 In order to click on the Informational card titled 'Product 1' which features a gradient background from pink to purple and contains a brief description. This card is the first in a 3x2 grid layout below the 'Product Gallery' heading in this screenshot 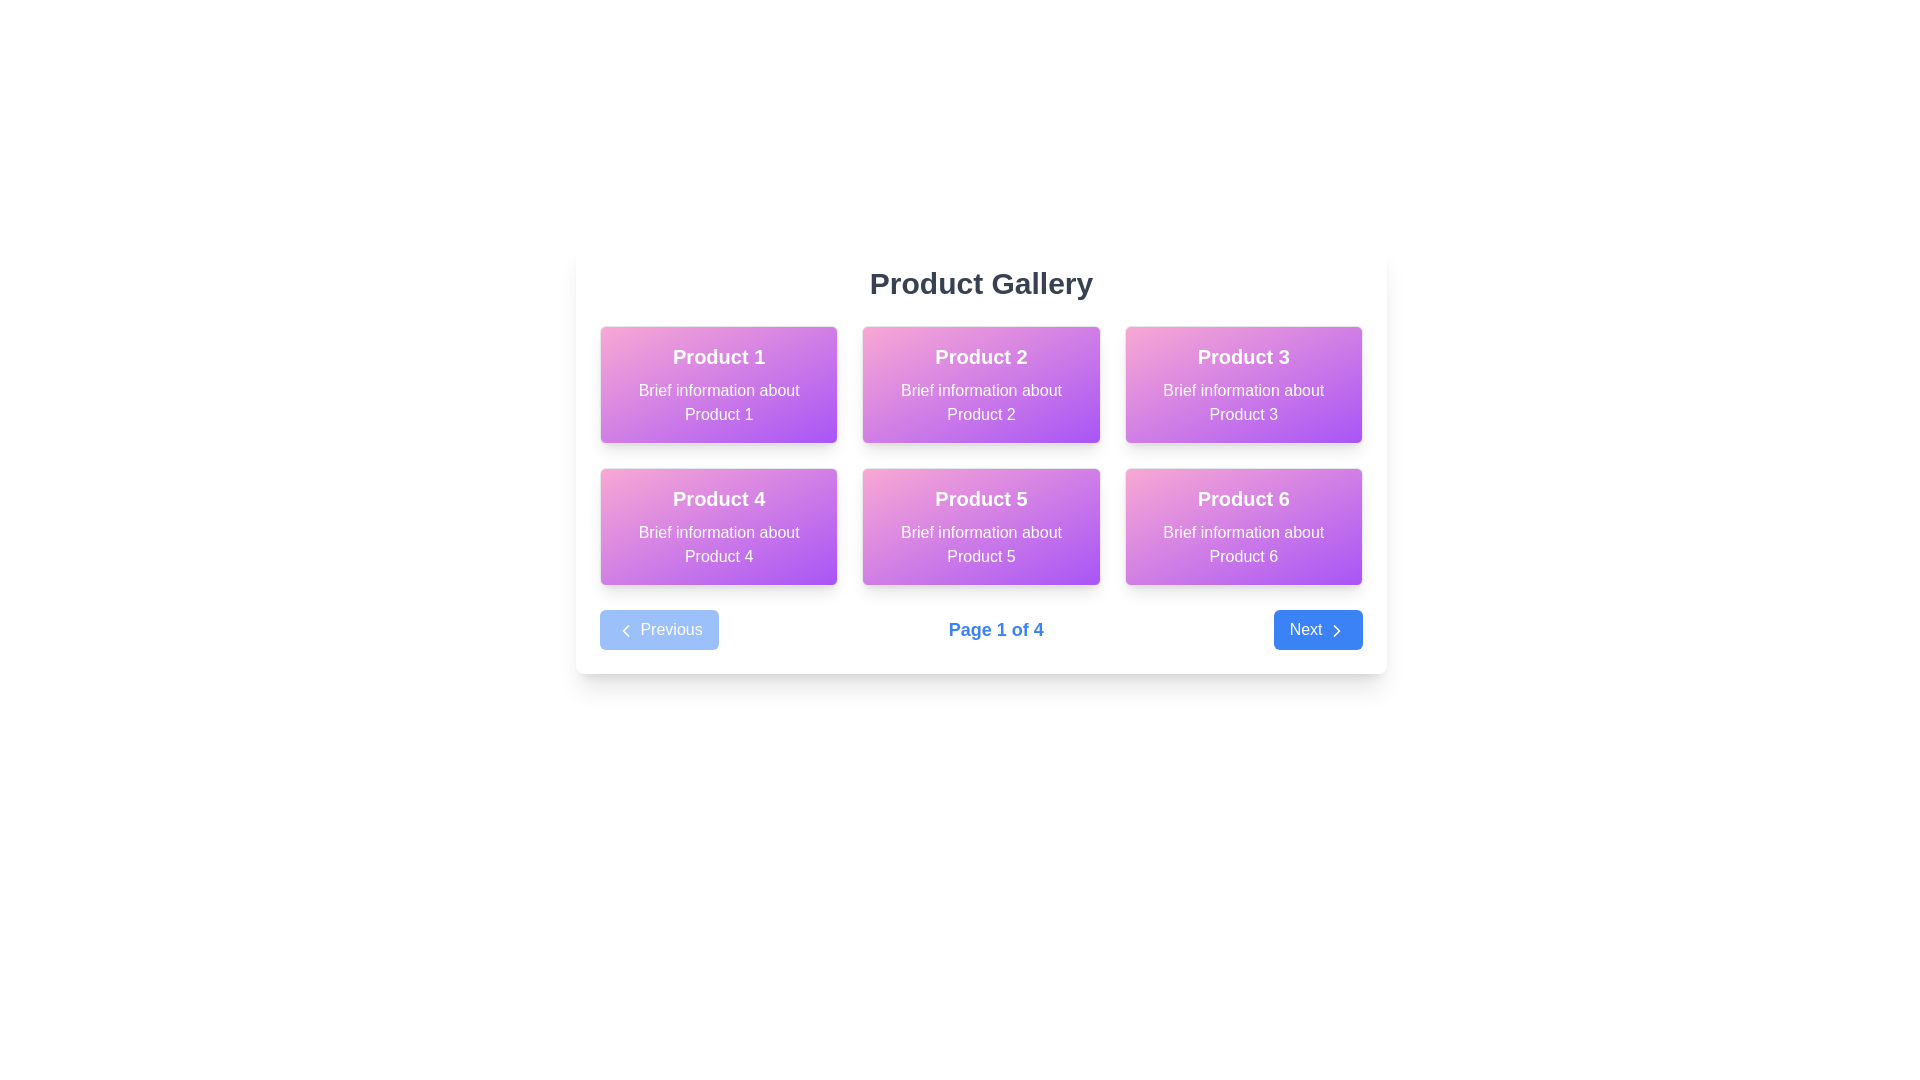, I will do `click(719, 385)`.